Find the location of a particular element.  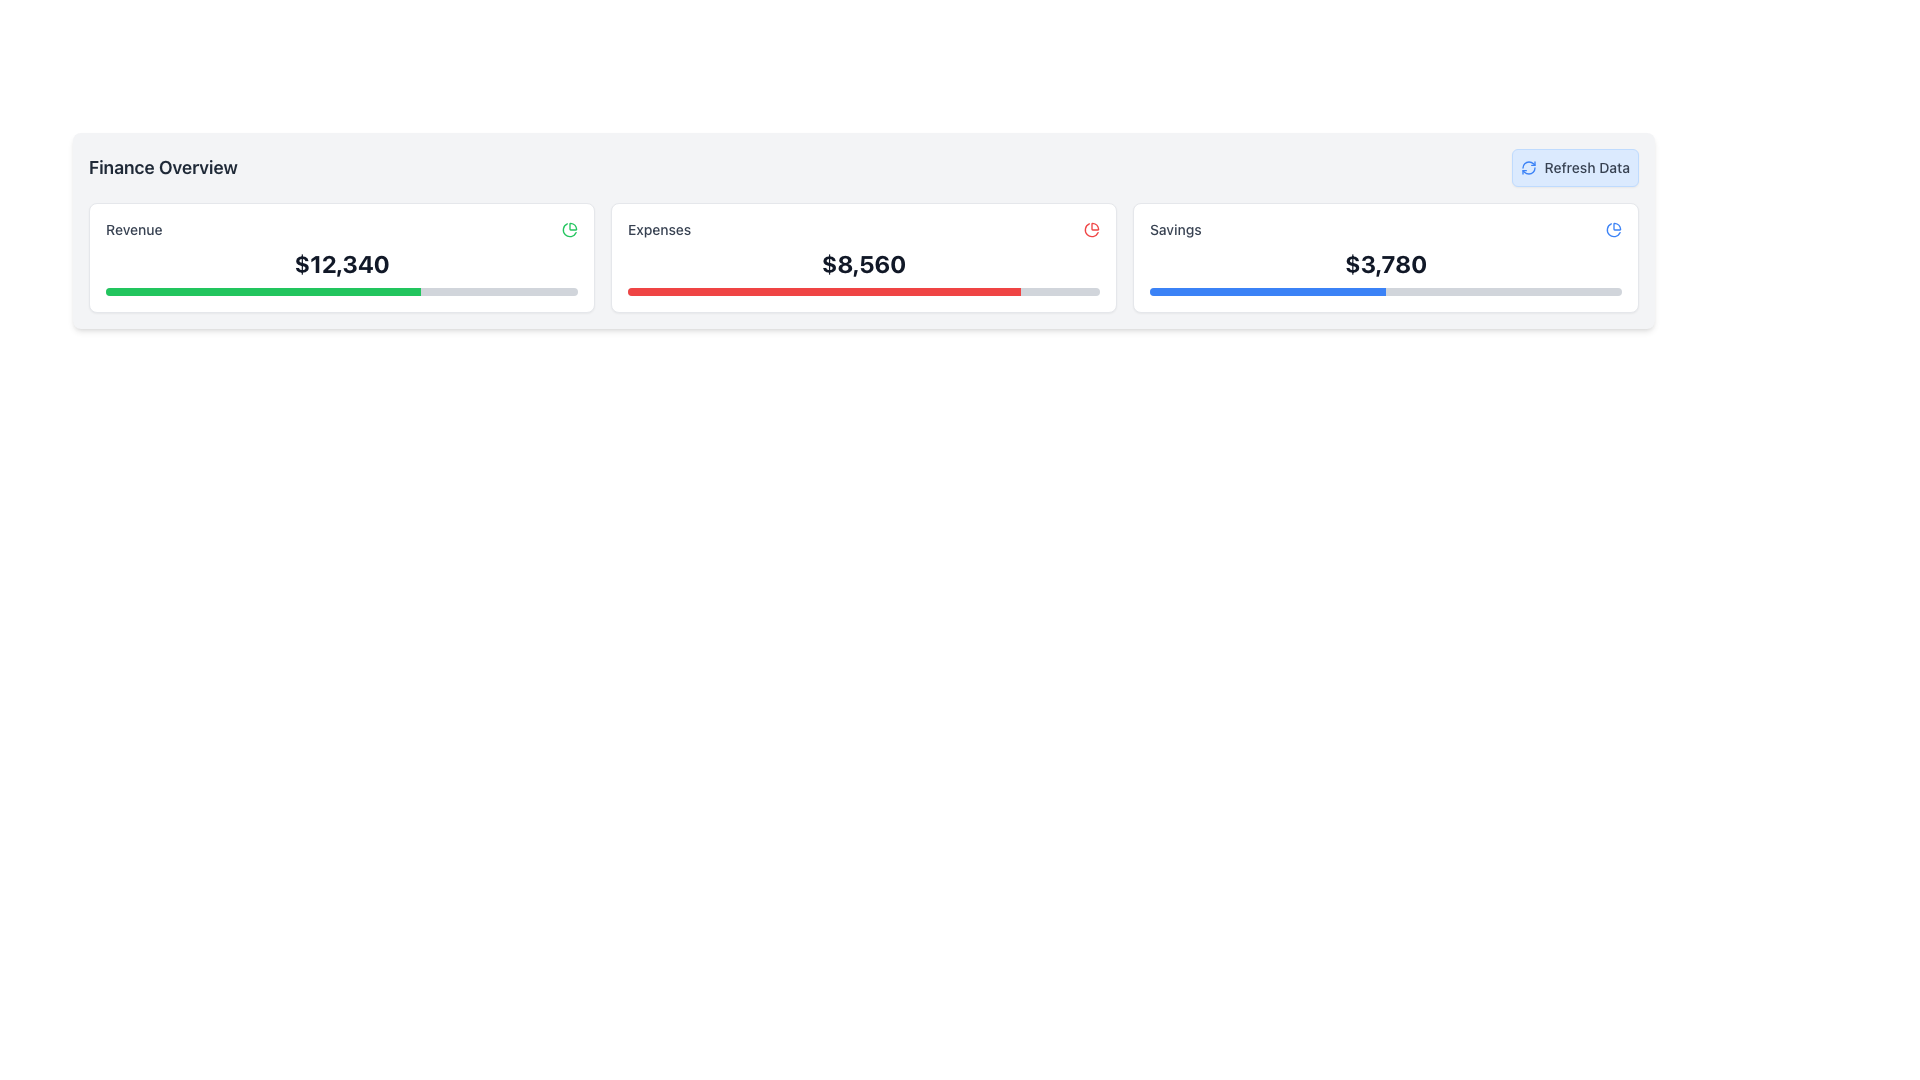

the decorative icon representing data visualization for expenses, located at the far right end of the 'Expenses' section's header is located at coordinates (1090, 229).